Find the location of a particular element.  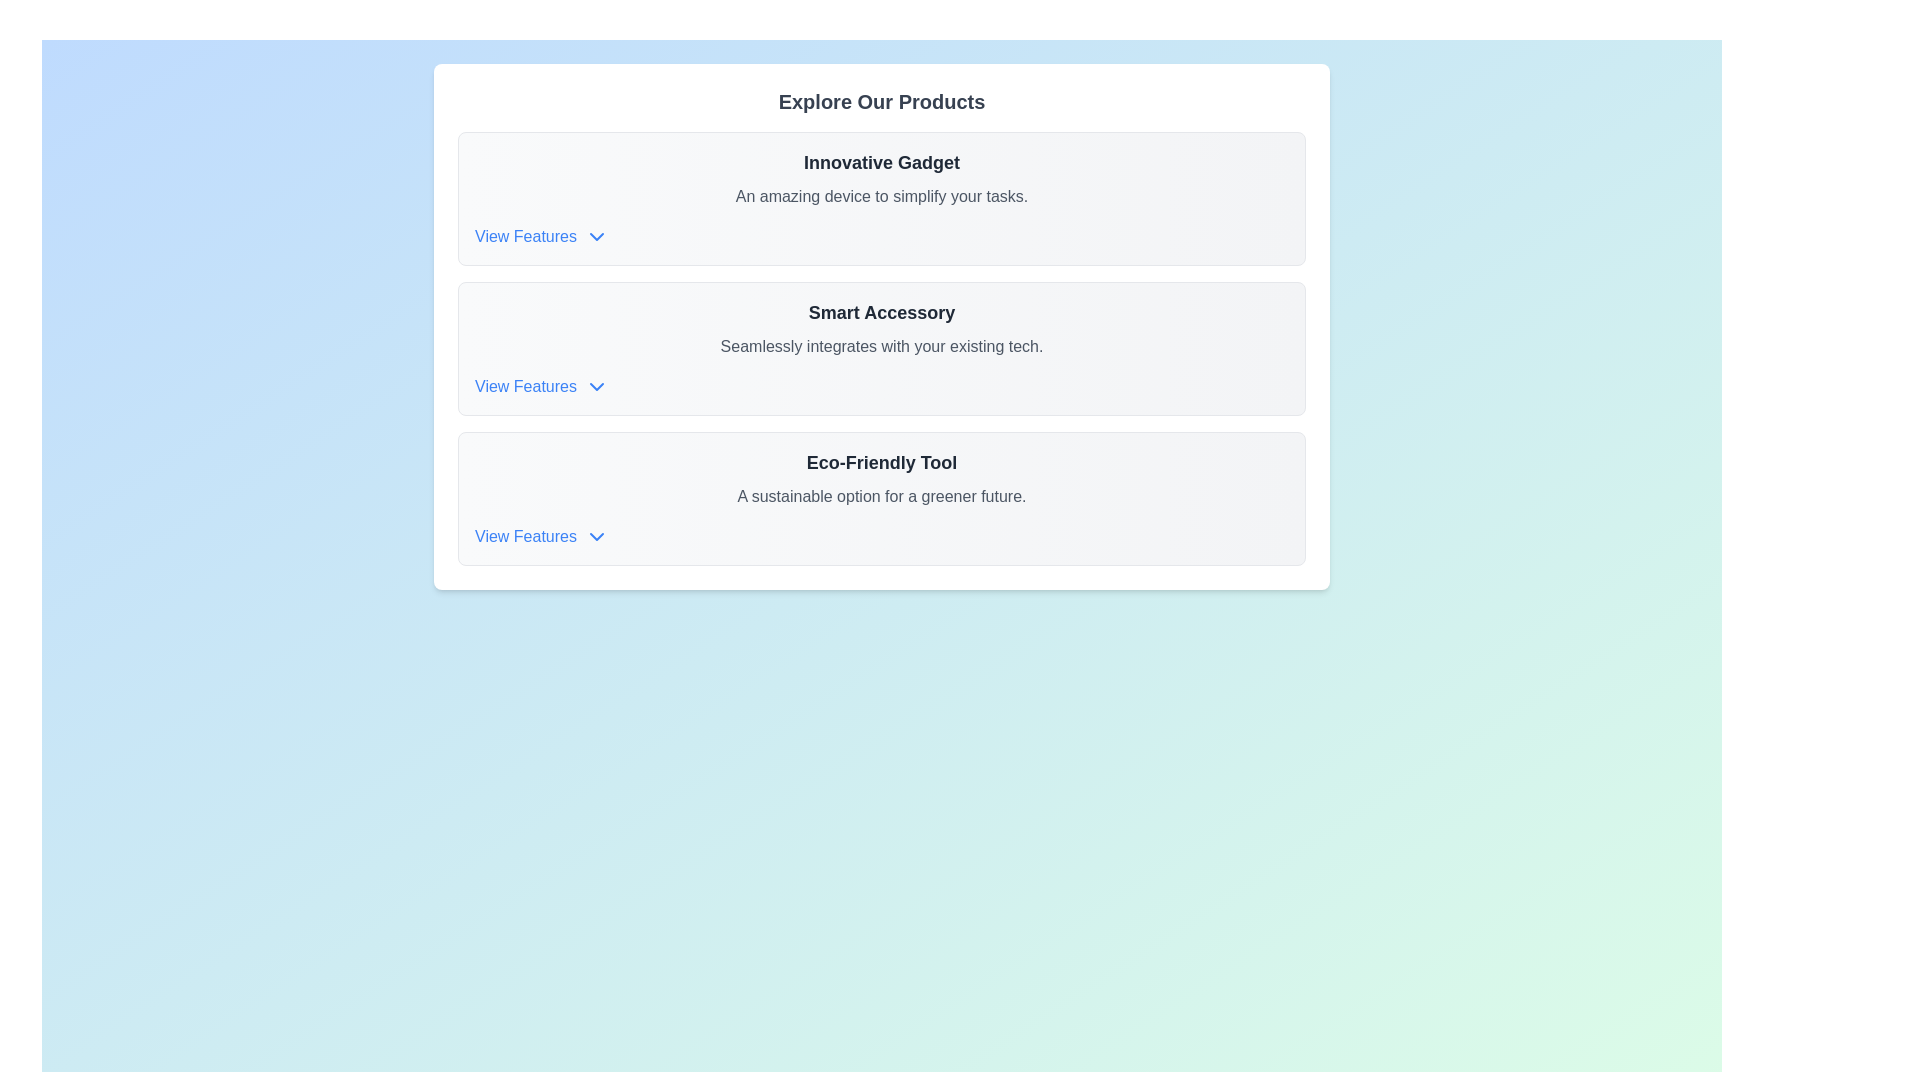

text label displaying 'Smart Accessory', which is styled as a header in bold, large font, located in the middle section of three similar stacked sections is located at coordinates (881, 312).